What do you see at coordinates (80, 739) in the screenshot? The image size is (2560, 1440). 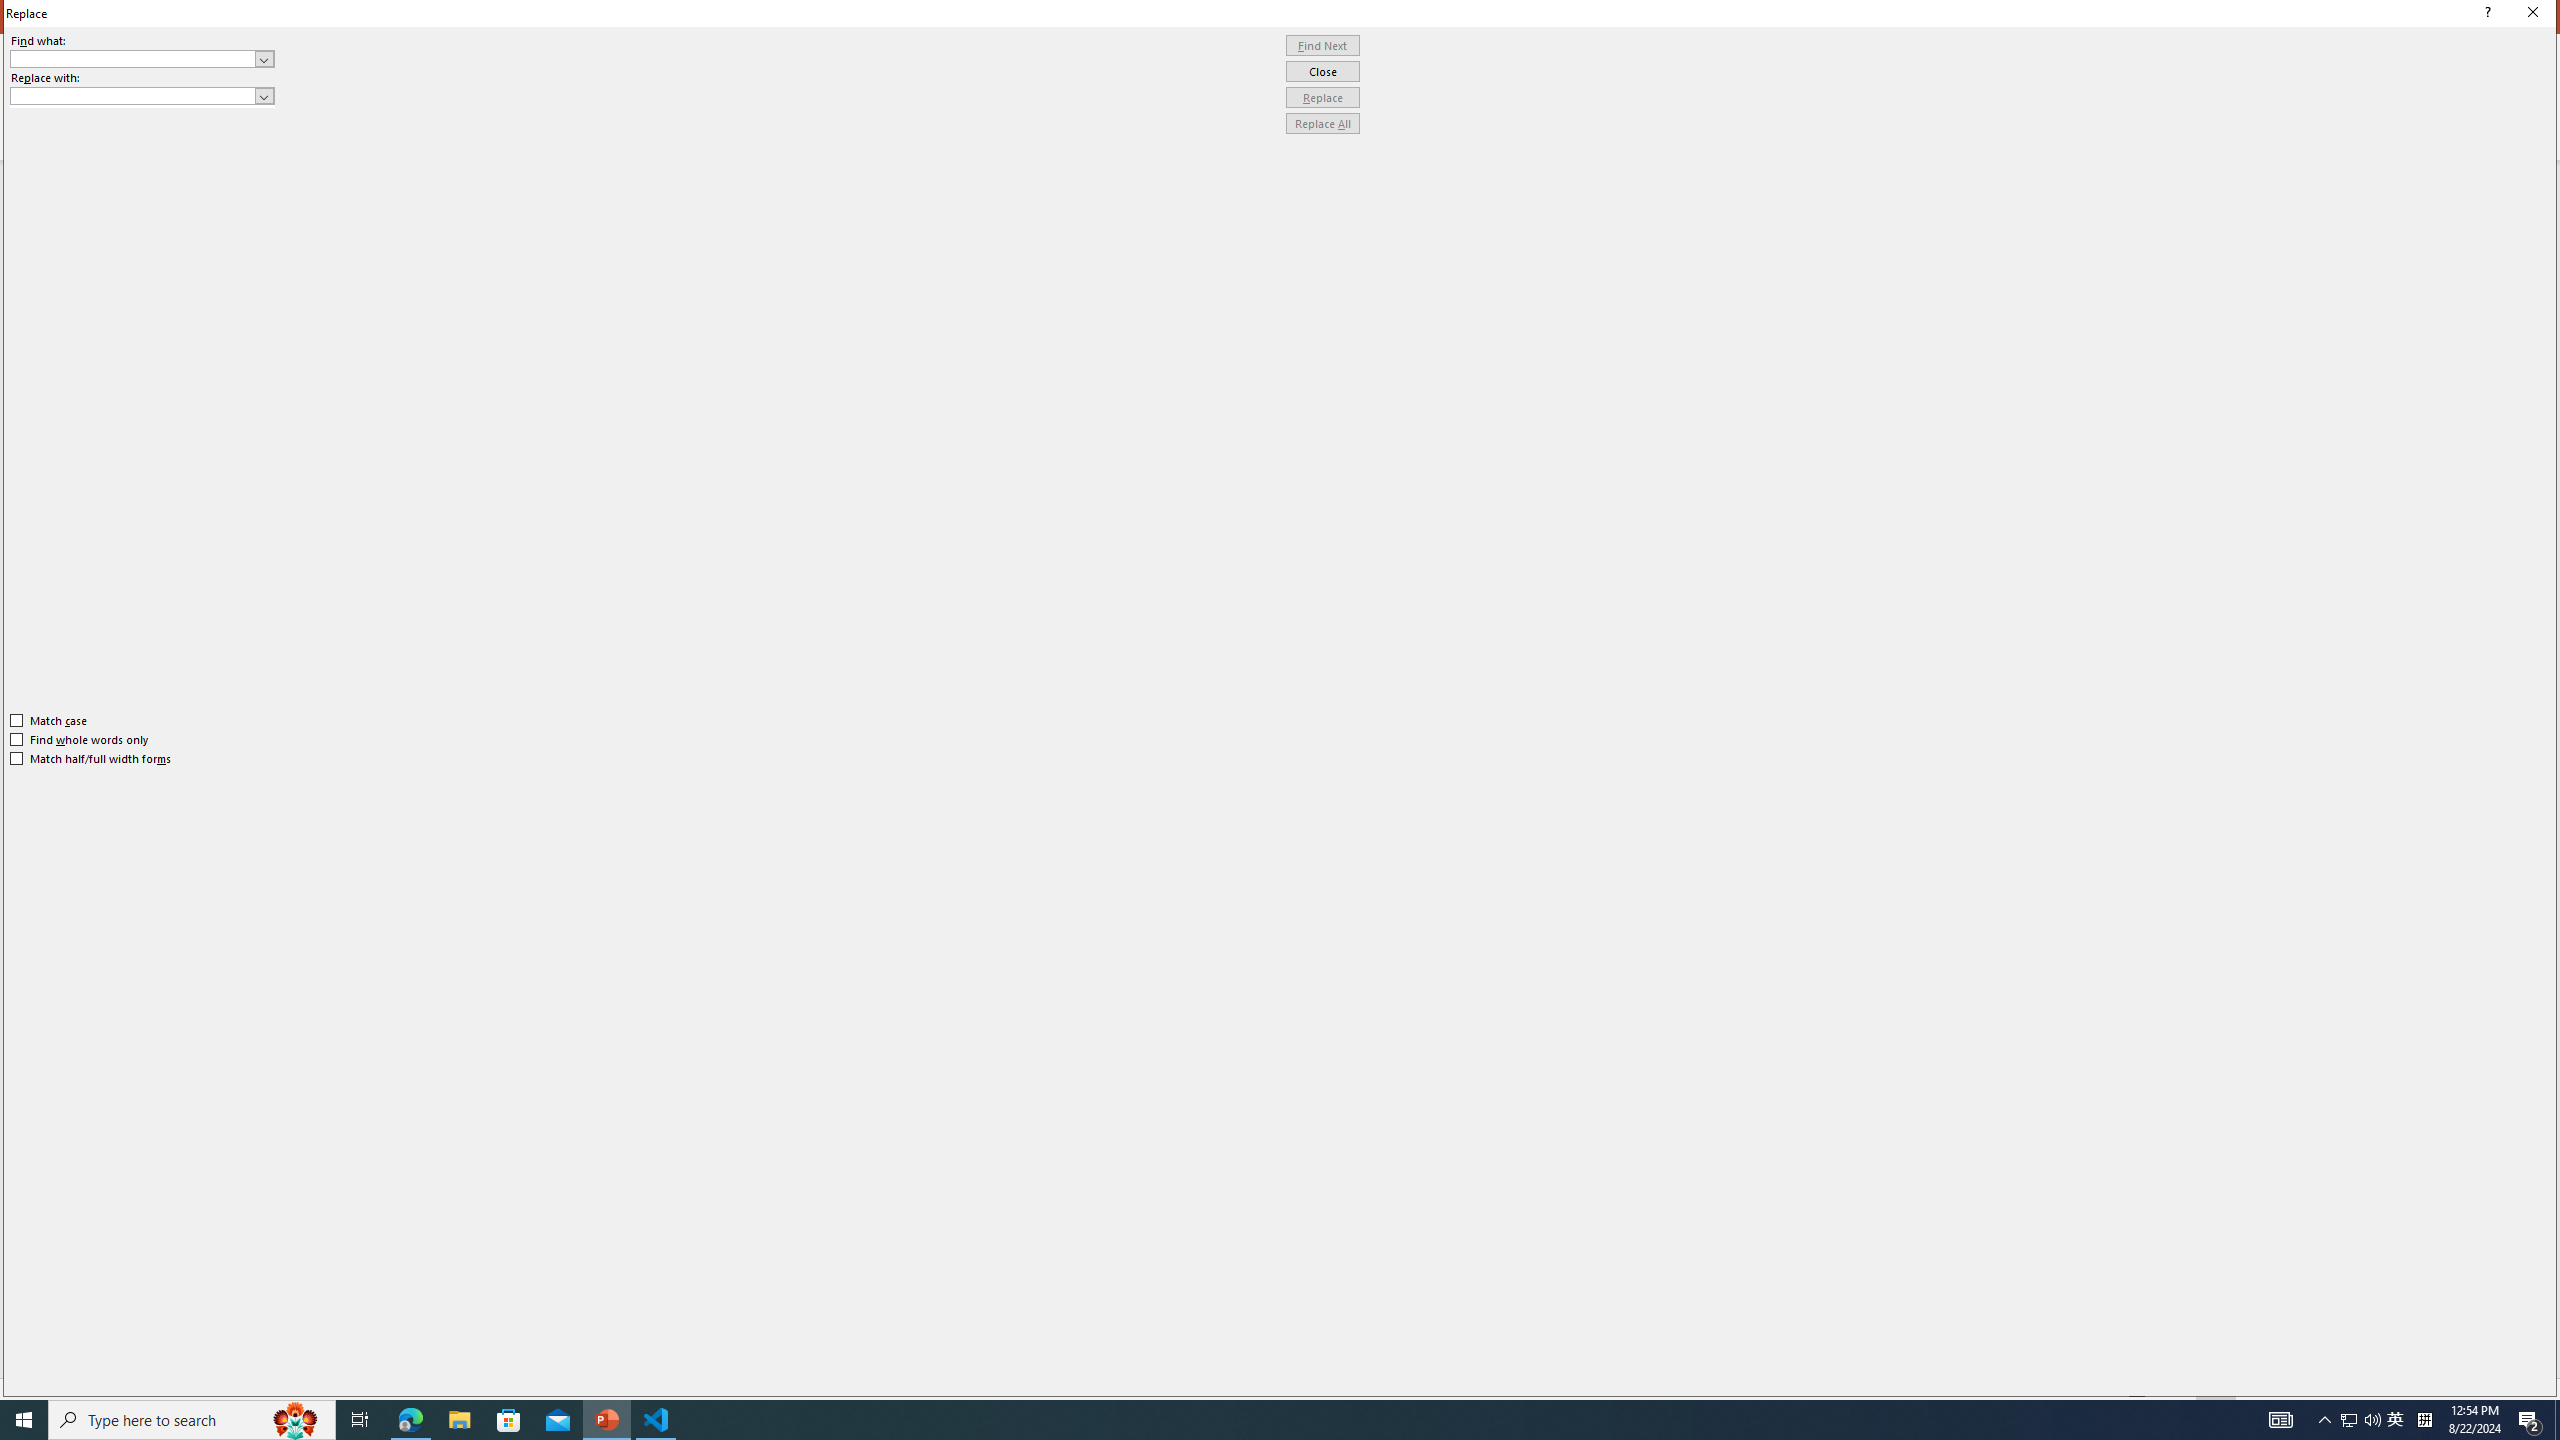 I see `'Find whole words only'` at bounding box center [80, 739].